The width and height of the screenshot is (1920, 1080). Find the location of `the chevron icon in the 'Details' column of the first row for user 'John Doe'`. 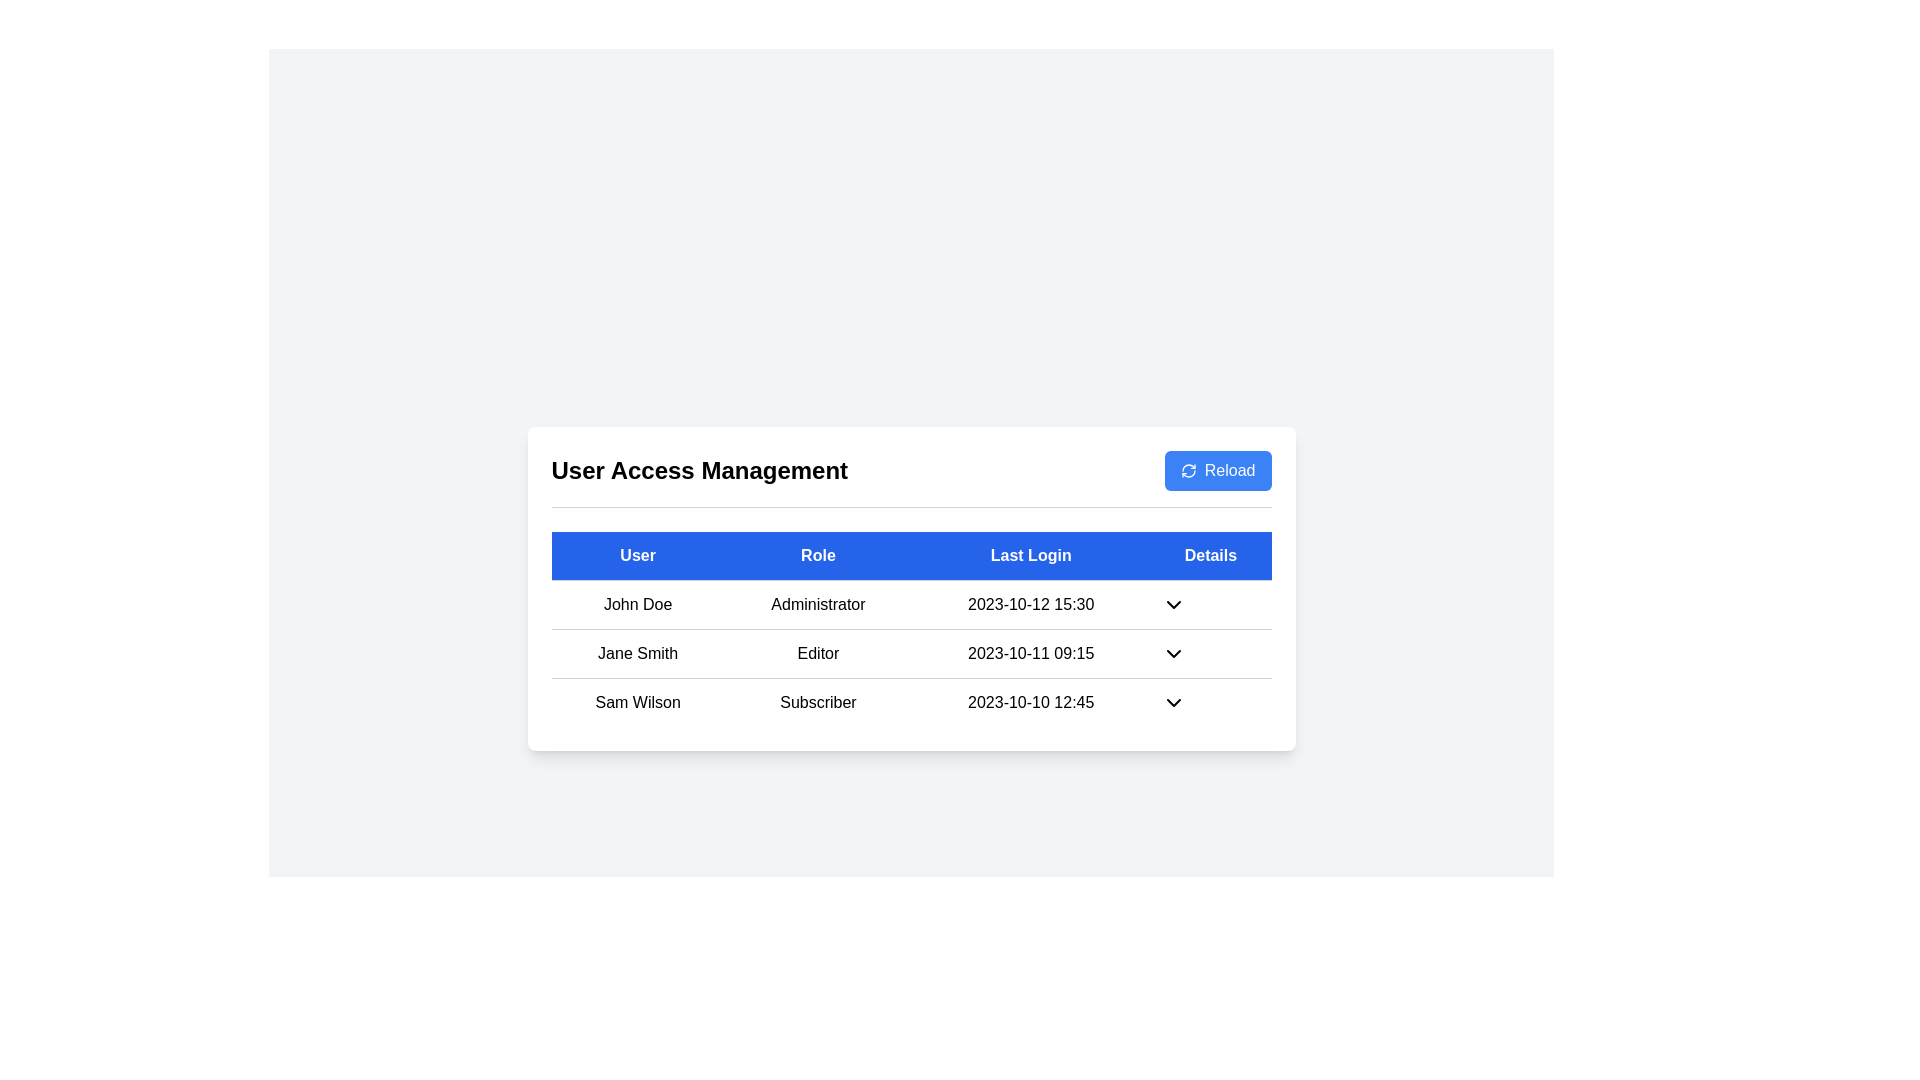

the chevron icon in the 'Details' column of the first row for user 'John Doe' is located at coordinates (1174, 604).